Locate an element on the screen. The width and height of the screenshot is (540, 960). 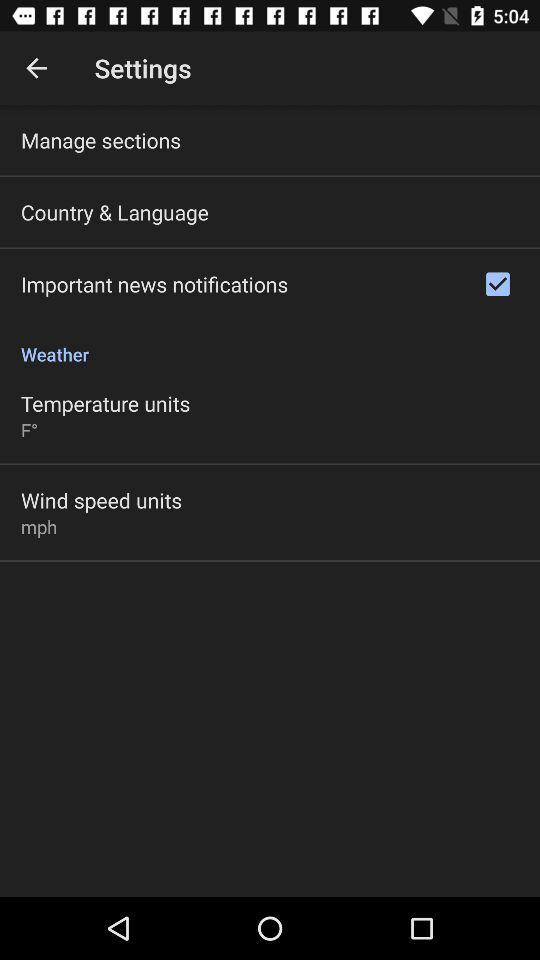
icon to the left of settings item is located at coordinates (36, 68).